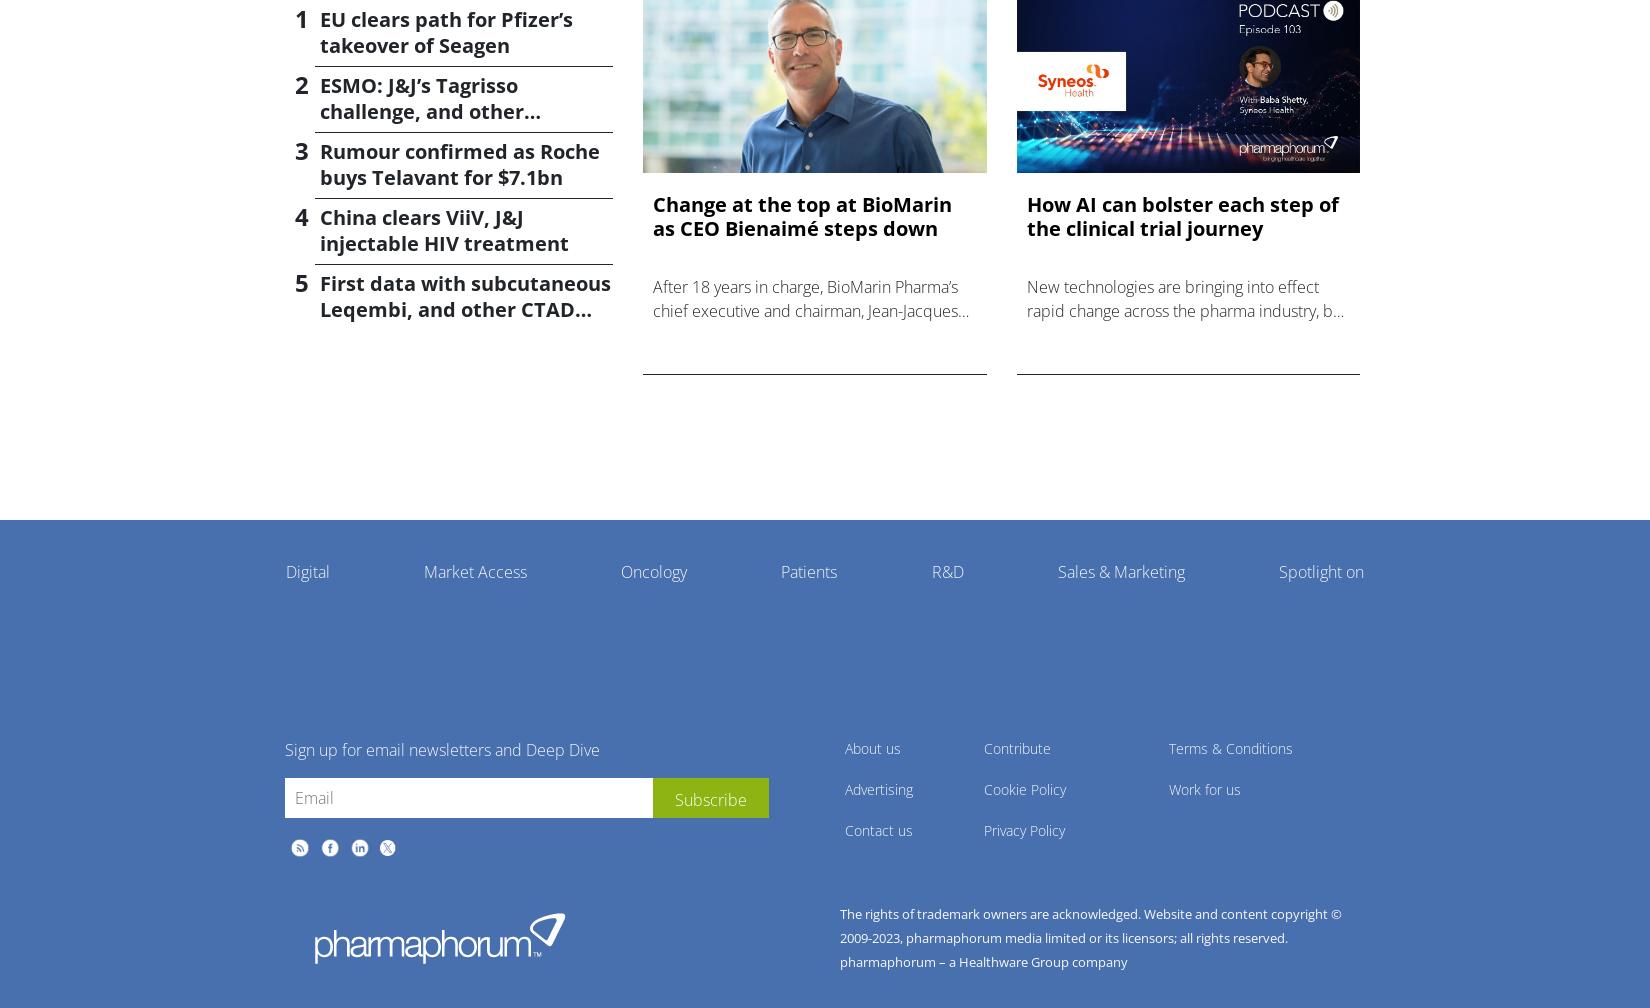 This screenshot has width=1650, height=1008. I want to click on 'New technologies are bringing into effect rapid change across the pharma industry, but no other aspect of the business is seeing innovation at the scale and speed of the clinical trial spac', so click(1186, 333).